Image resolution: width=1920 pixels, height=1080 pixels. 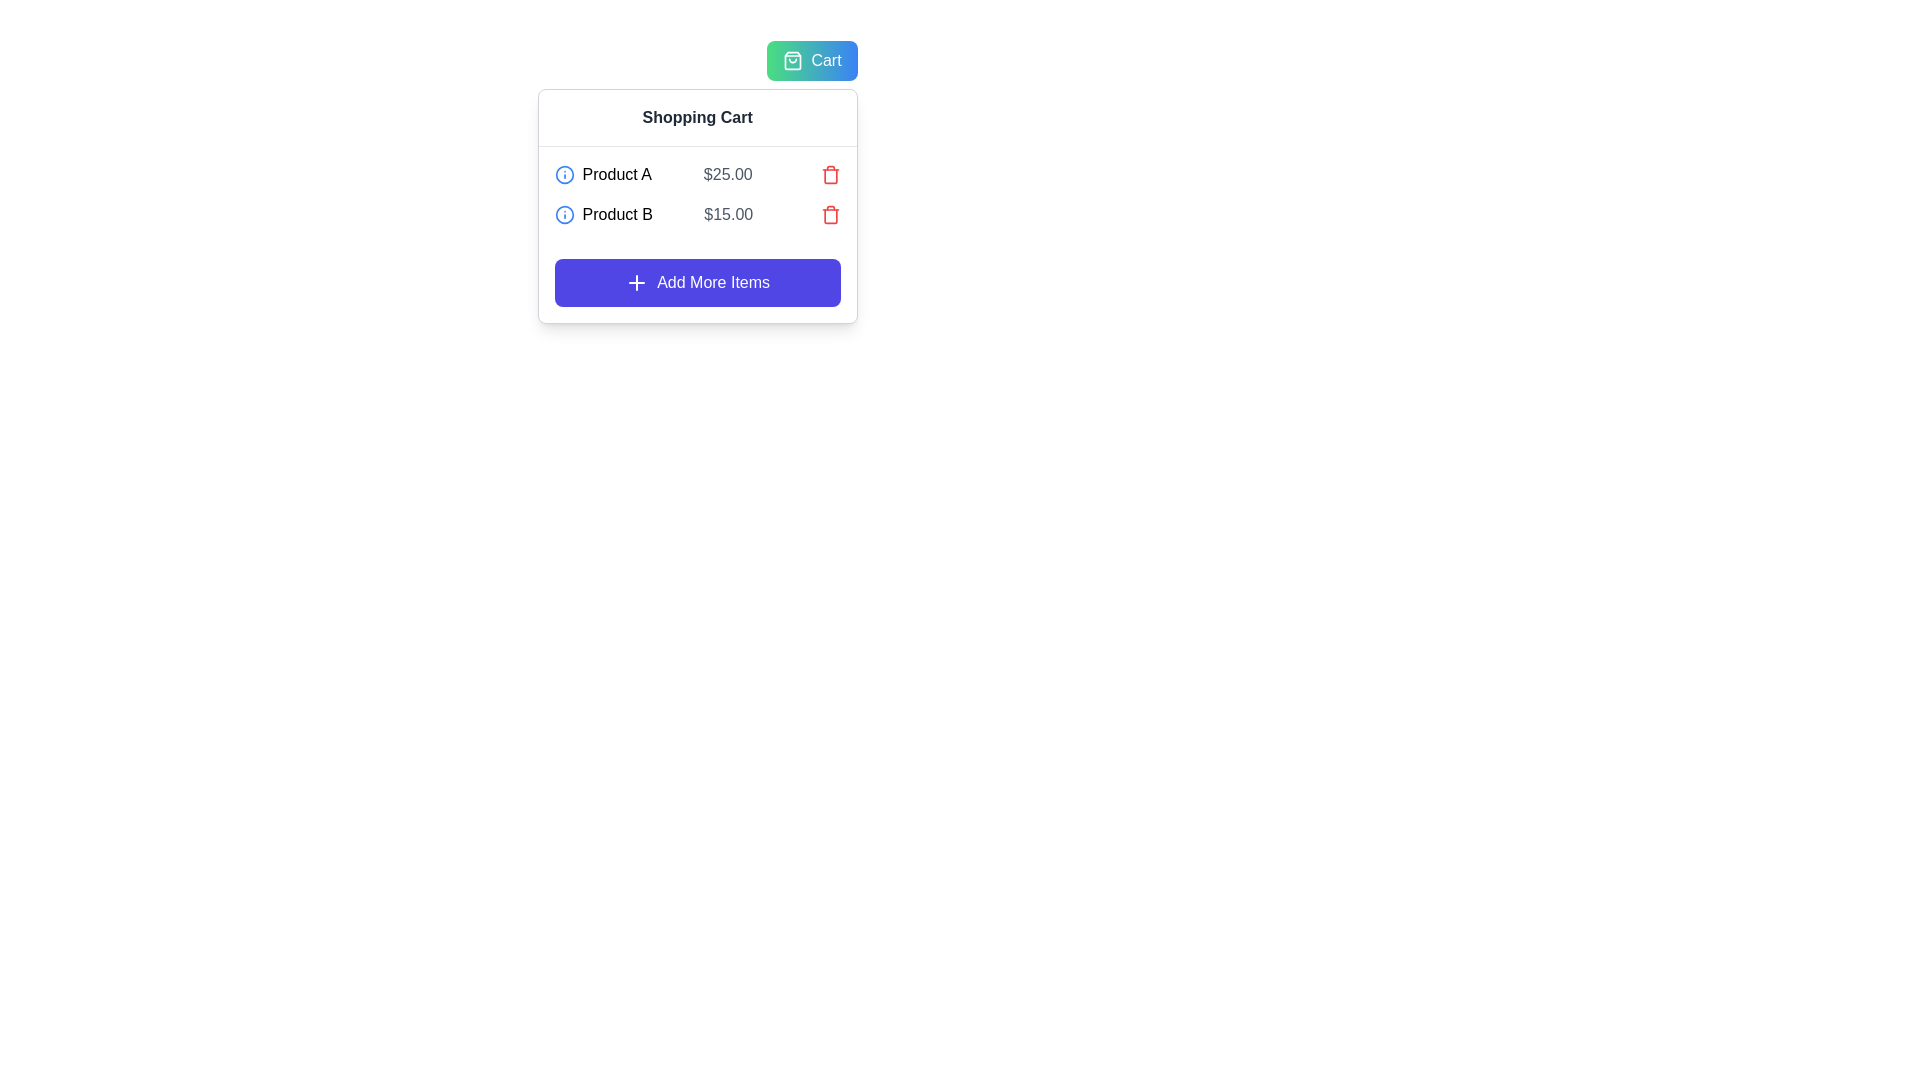 What do you see at coordinates (727, 215) in the screenshot?
I see `the price text label for 'Product B' in the shopping cart` at bounding box center [727, 215].